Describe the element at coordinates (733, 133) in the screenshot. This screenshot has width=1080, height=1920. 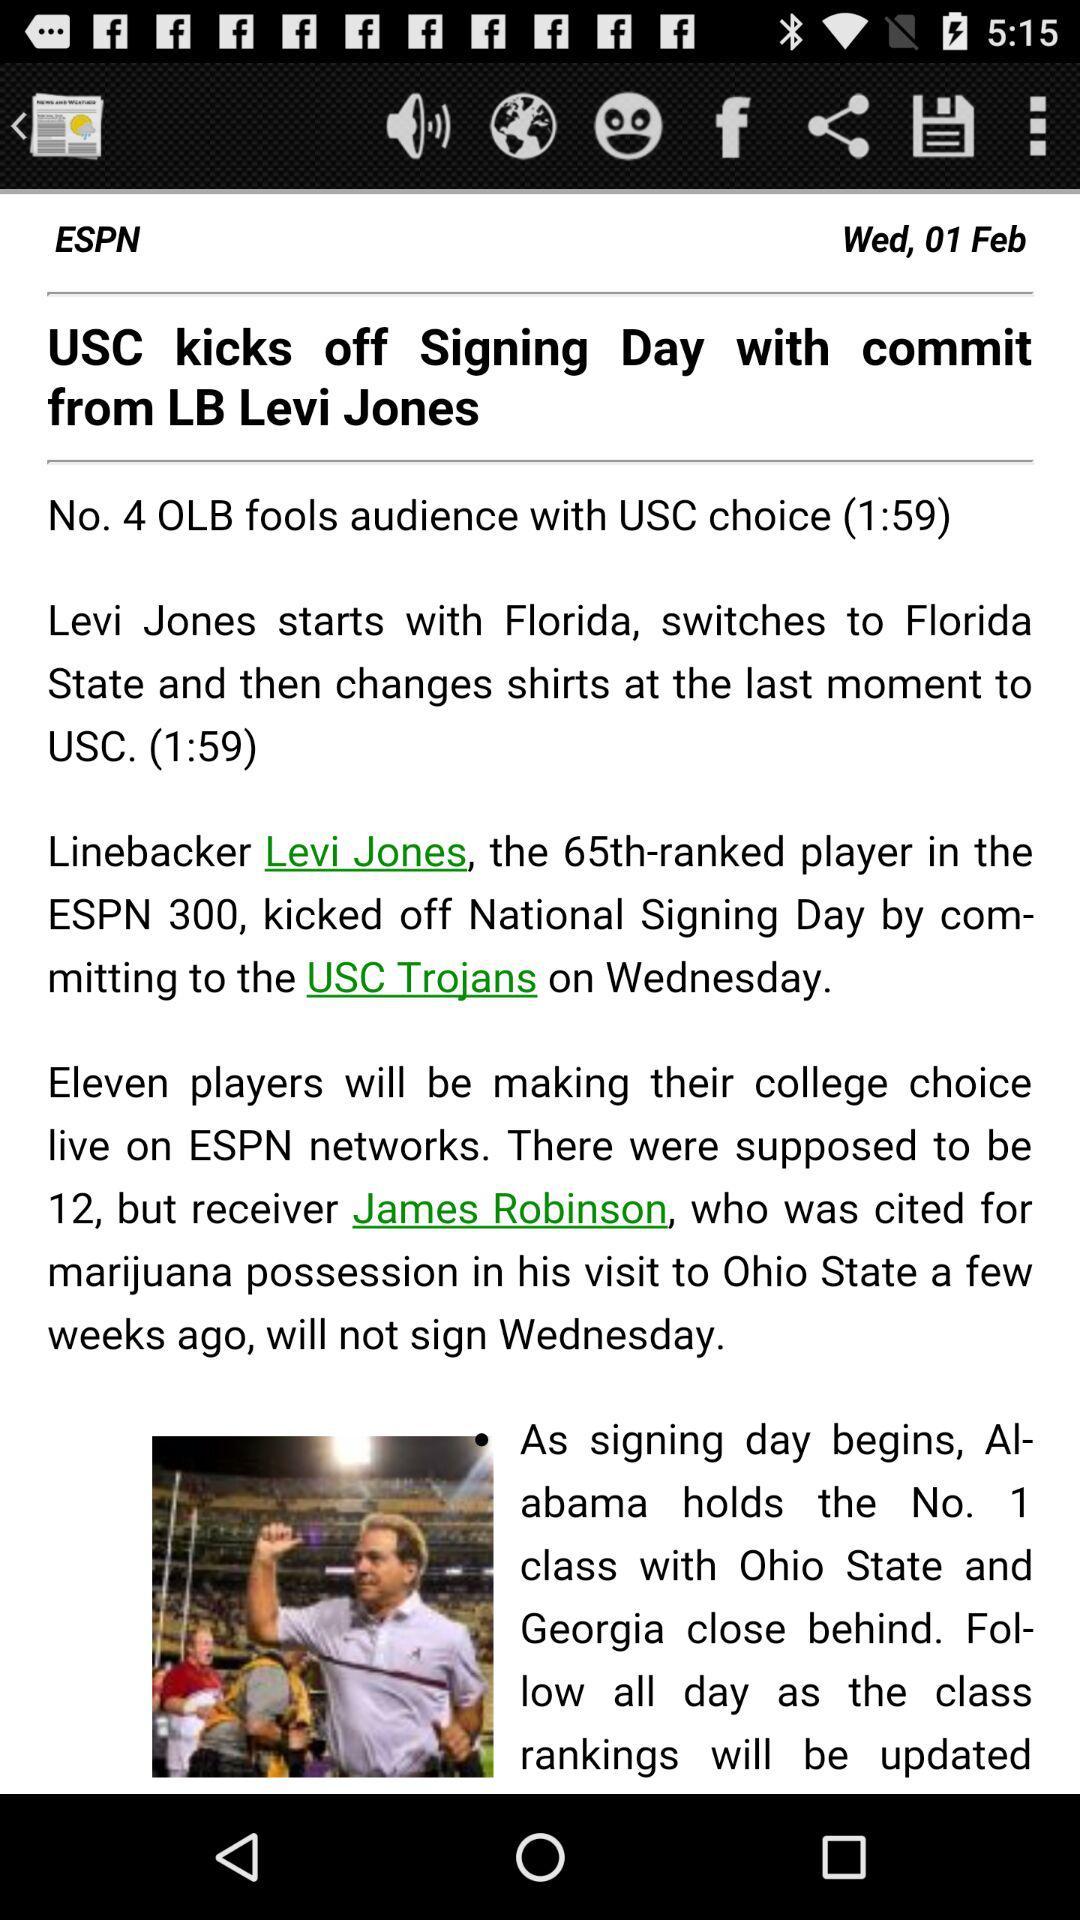
I see `the facebook icon` at that location.